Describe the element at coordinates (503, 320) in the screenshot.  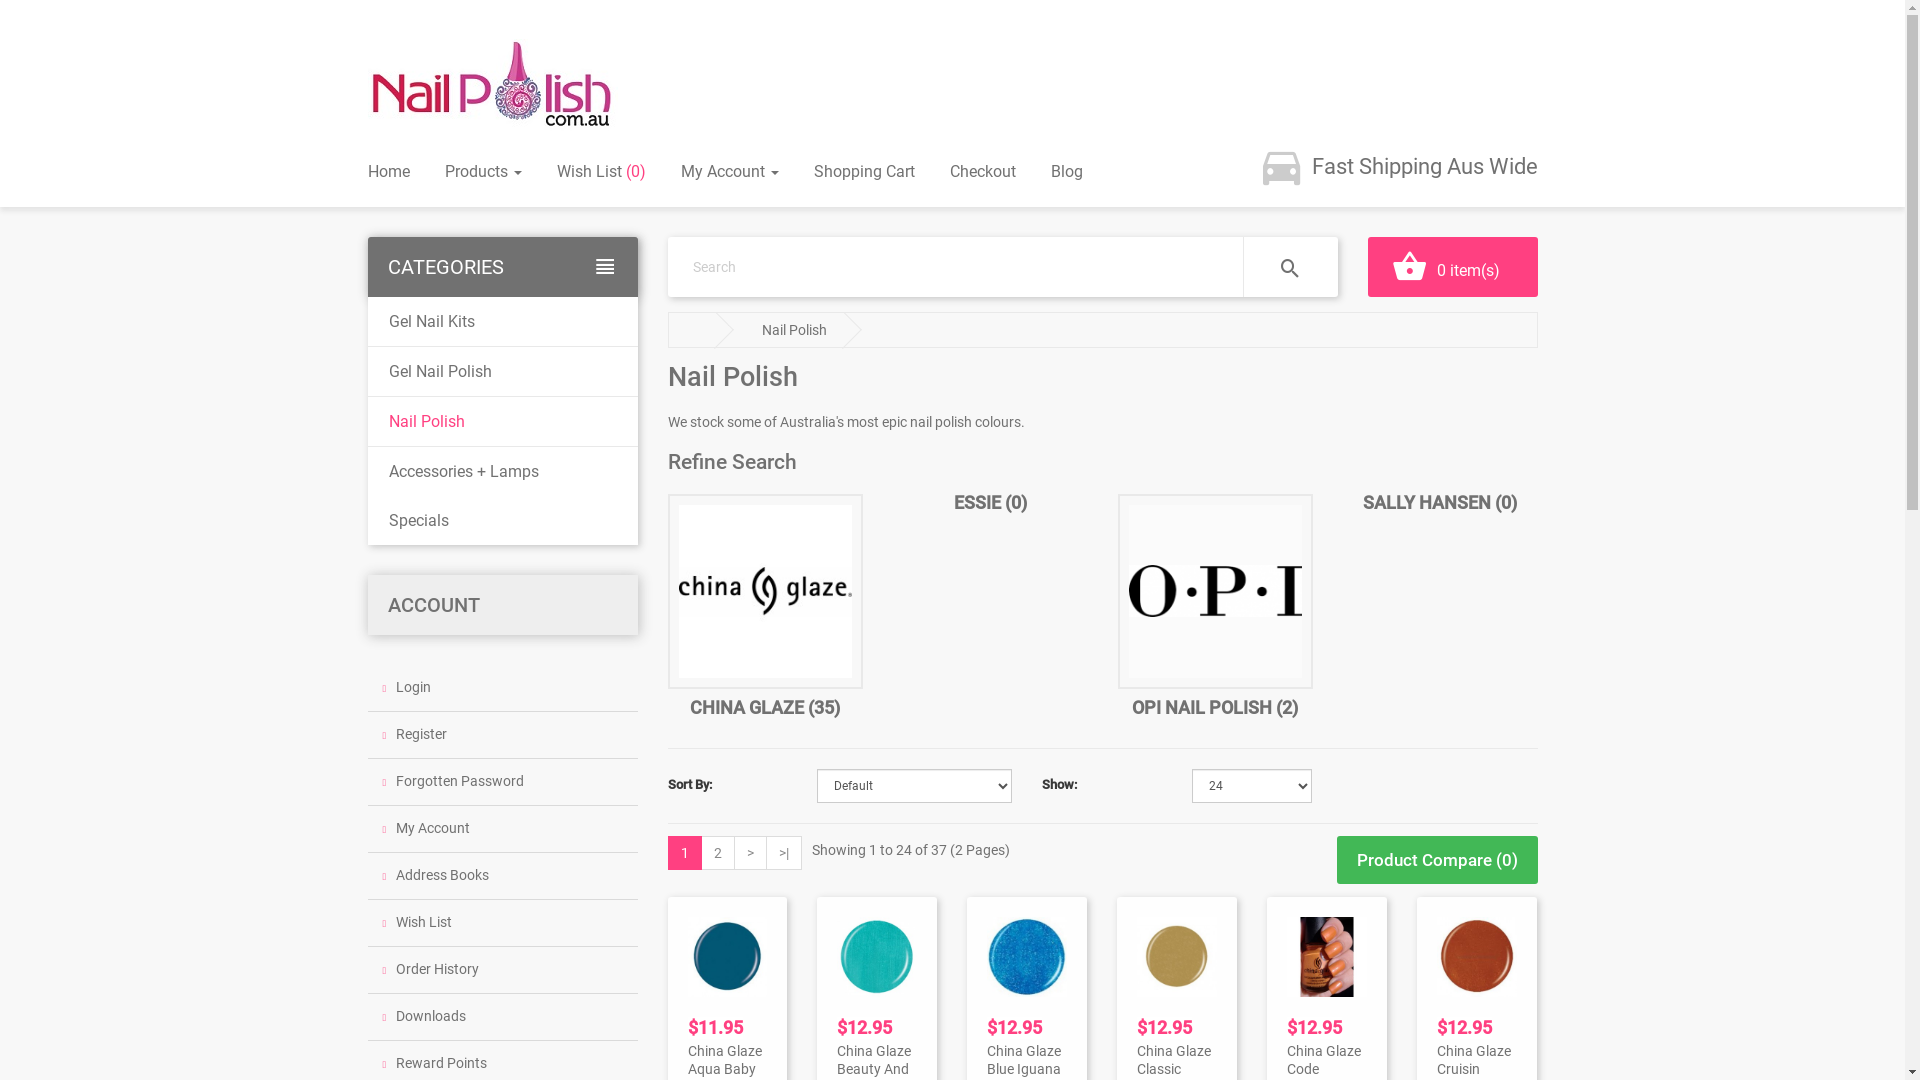
I see `'Gel Nail Kits'` at that location.